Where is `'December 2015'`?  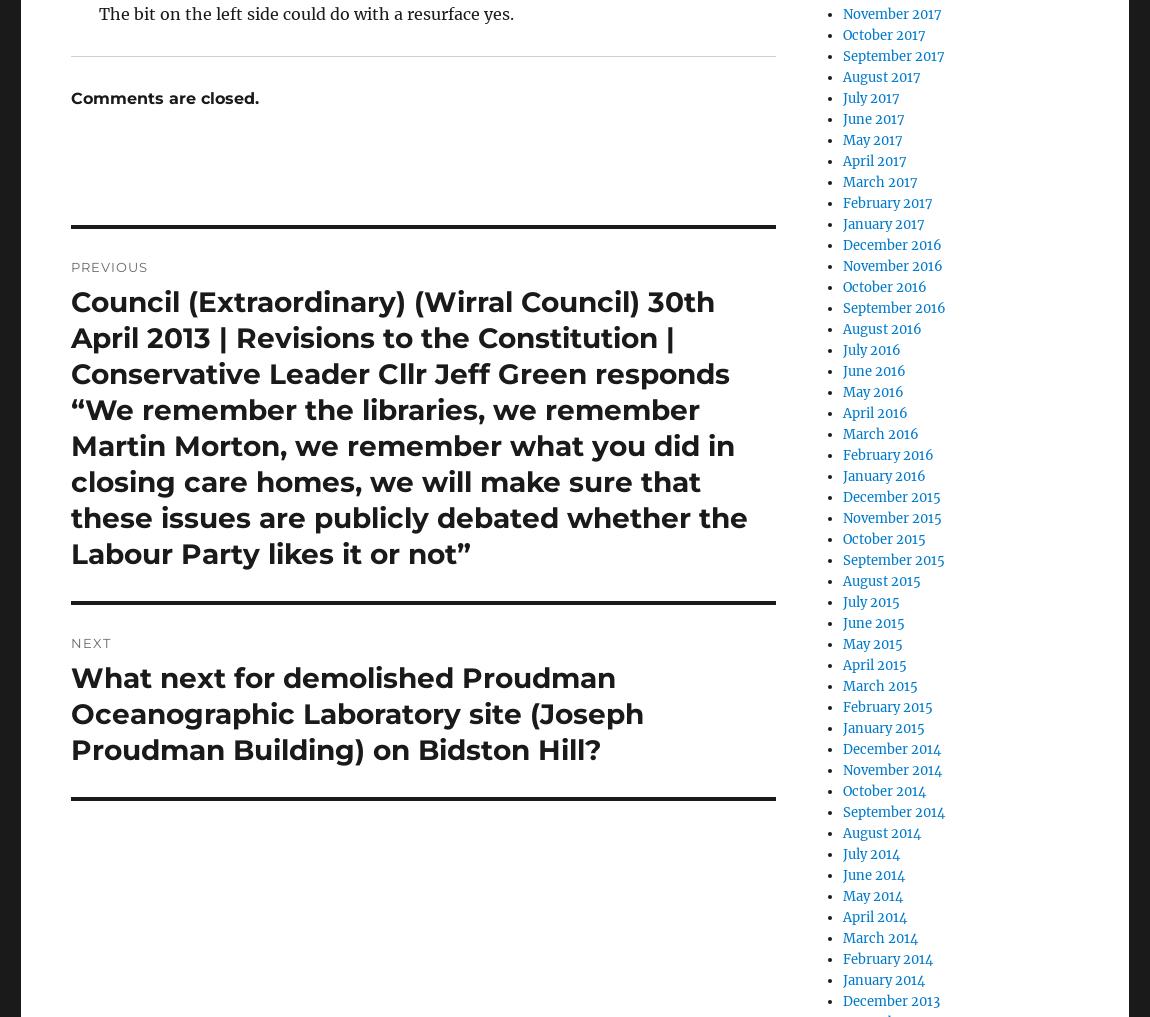
'December 2015' is located at coordinates (892, 496).